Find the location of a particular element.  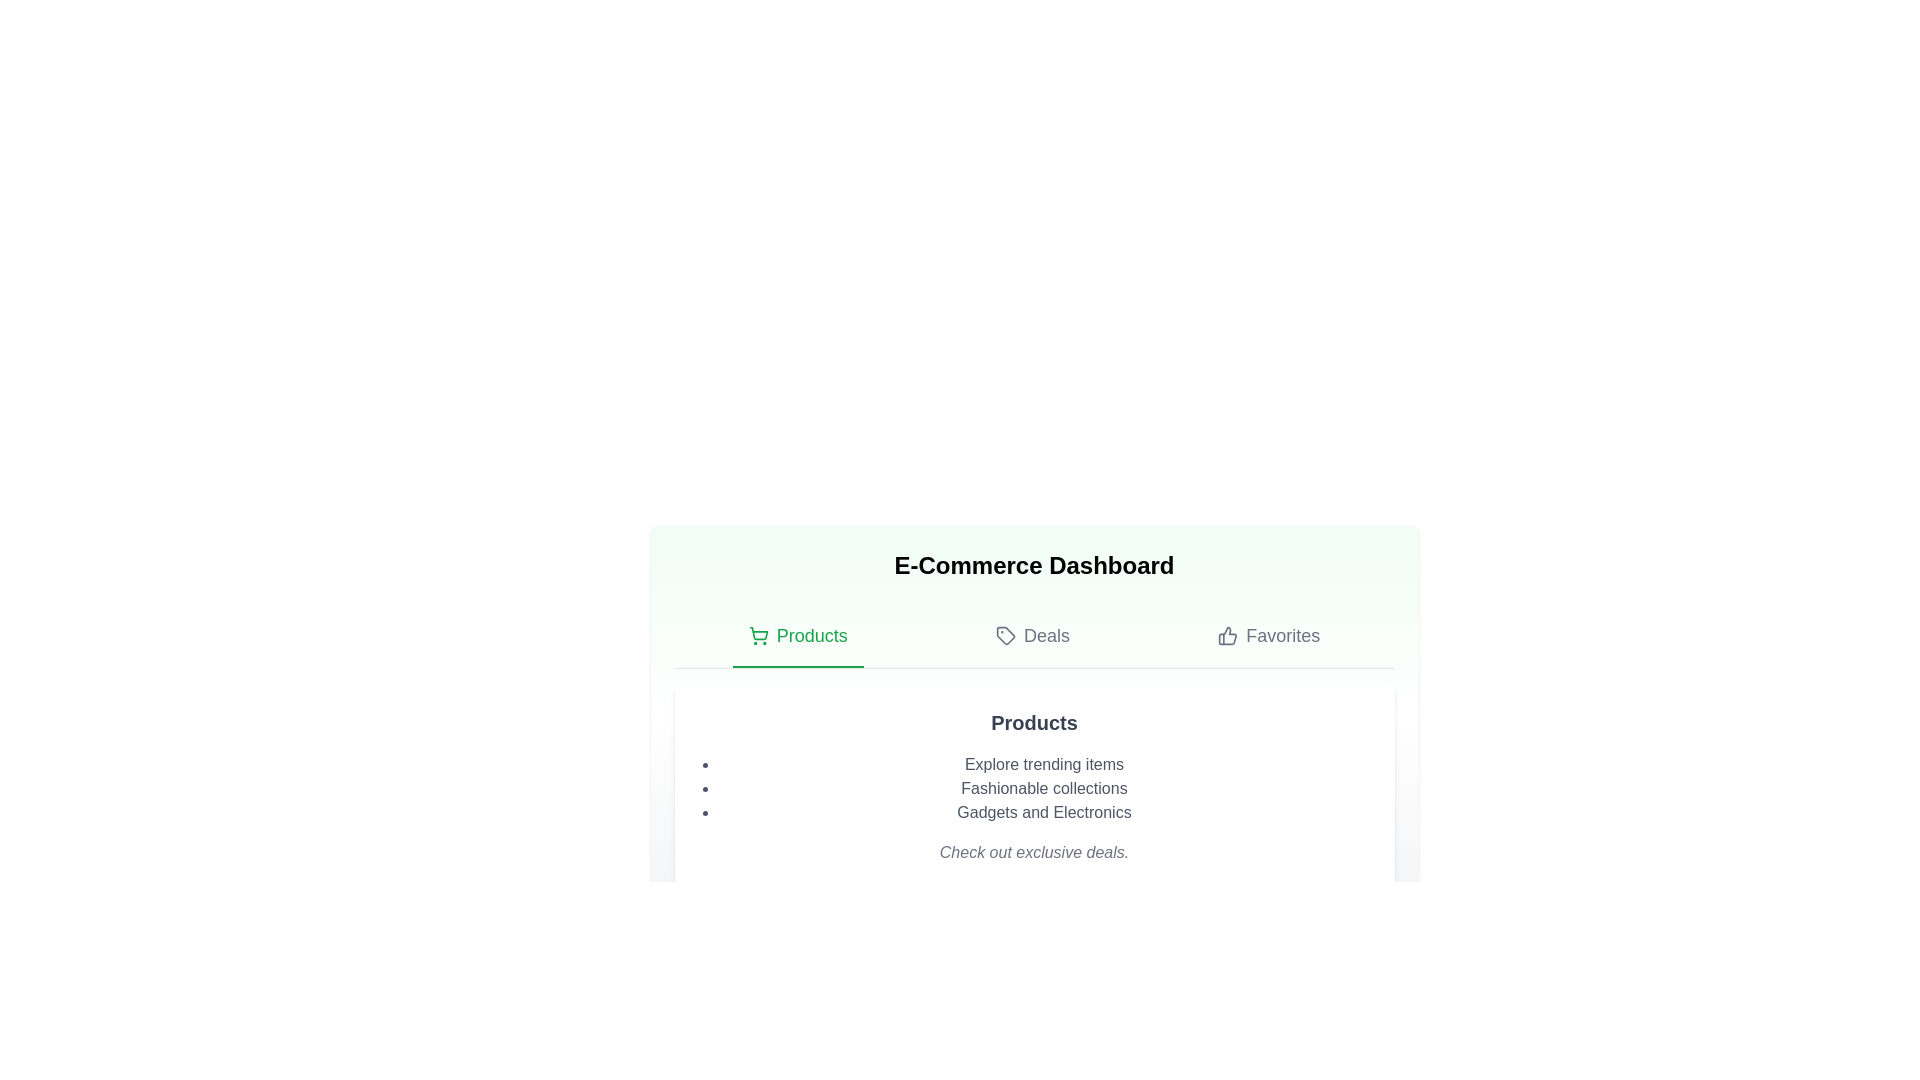

the 'Favorites' navigation button, which is the third option in a row of three links is located at coordinates (1268, 636).